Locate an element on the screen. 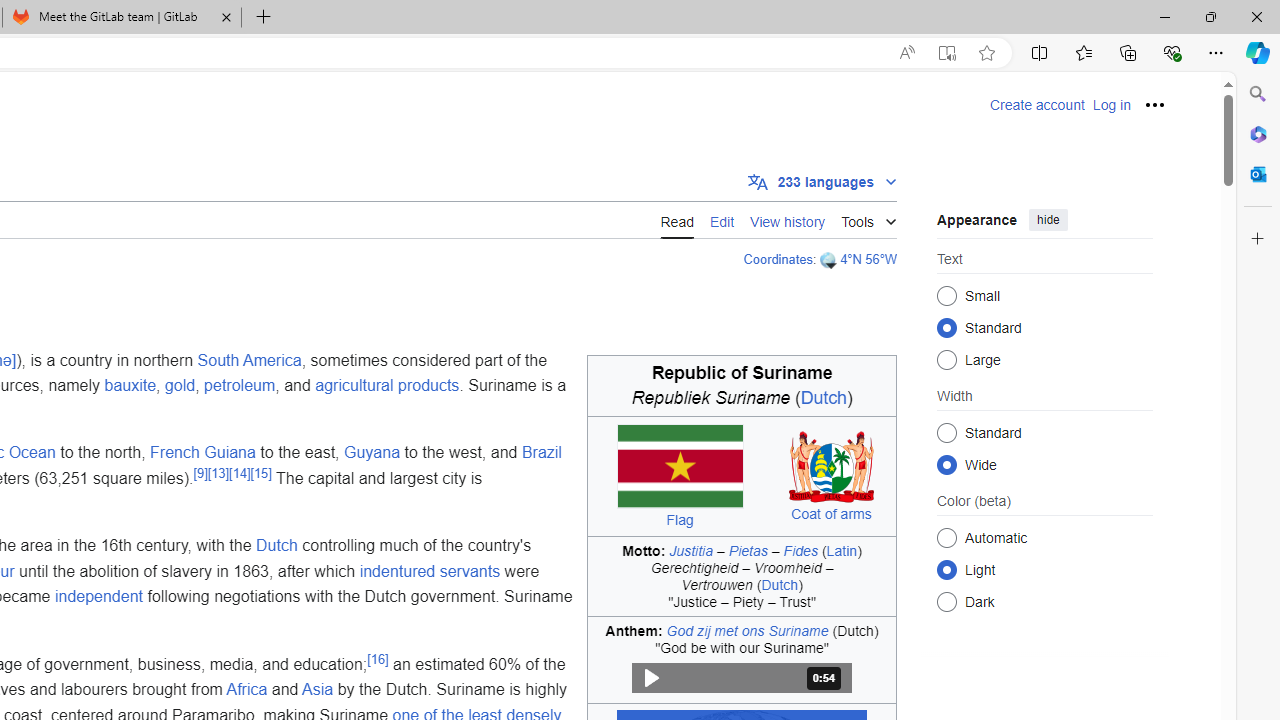 Image resolution: width=1280 pixels, height=720 pixels. 'Play audio' is located at coordinates (741, 677).